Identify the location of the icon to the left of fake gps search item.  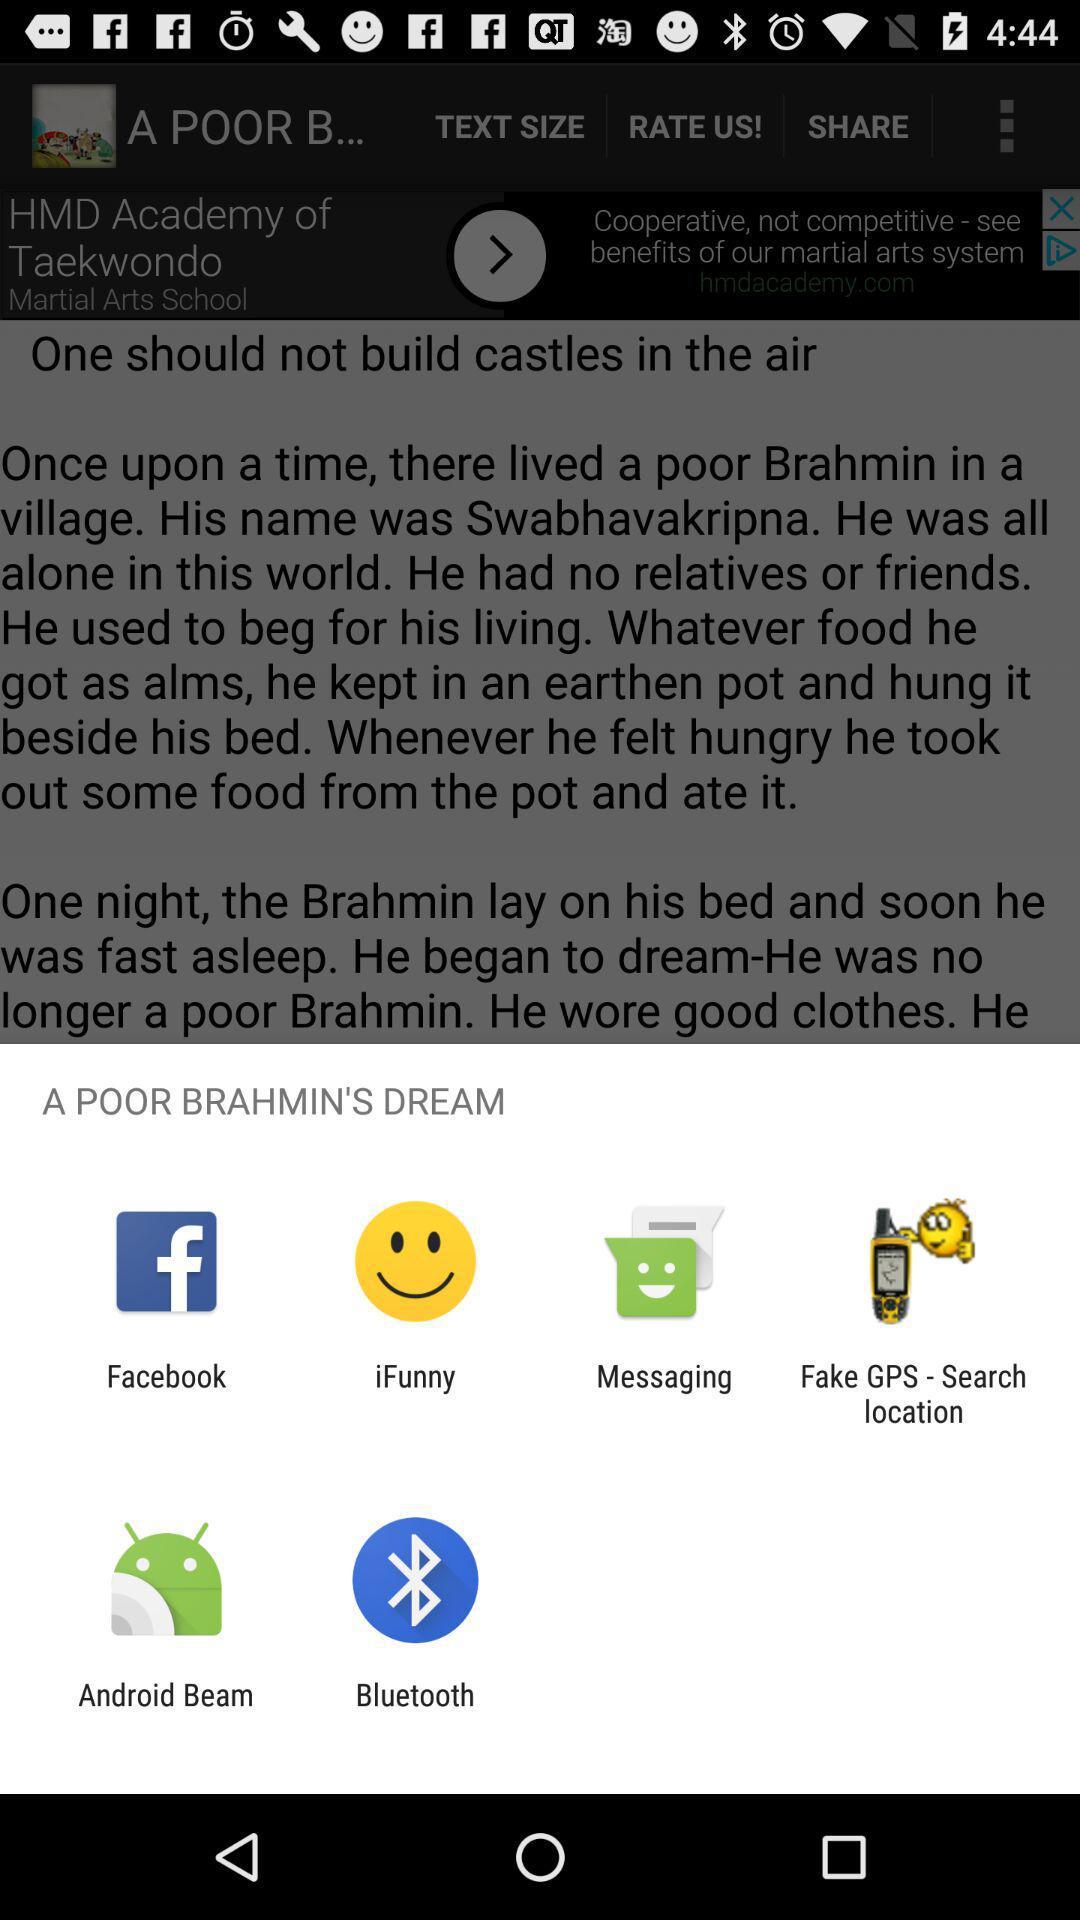
(664, 1392).